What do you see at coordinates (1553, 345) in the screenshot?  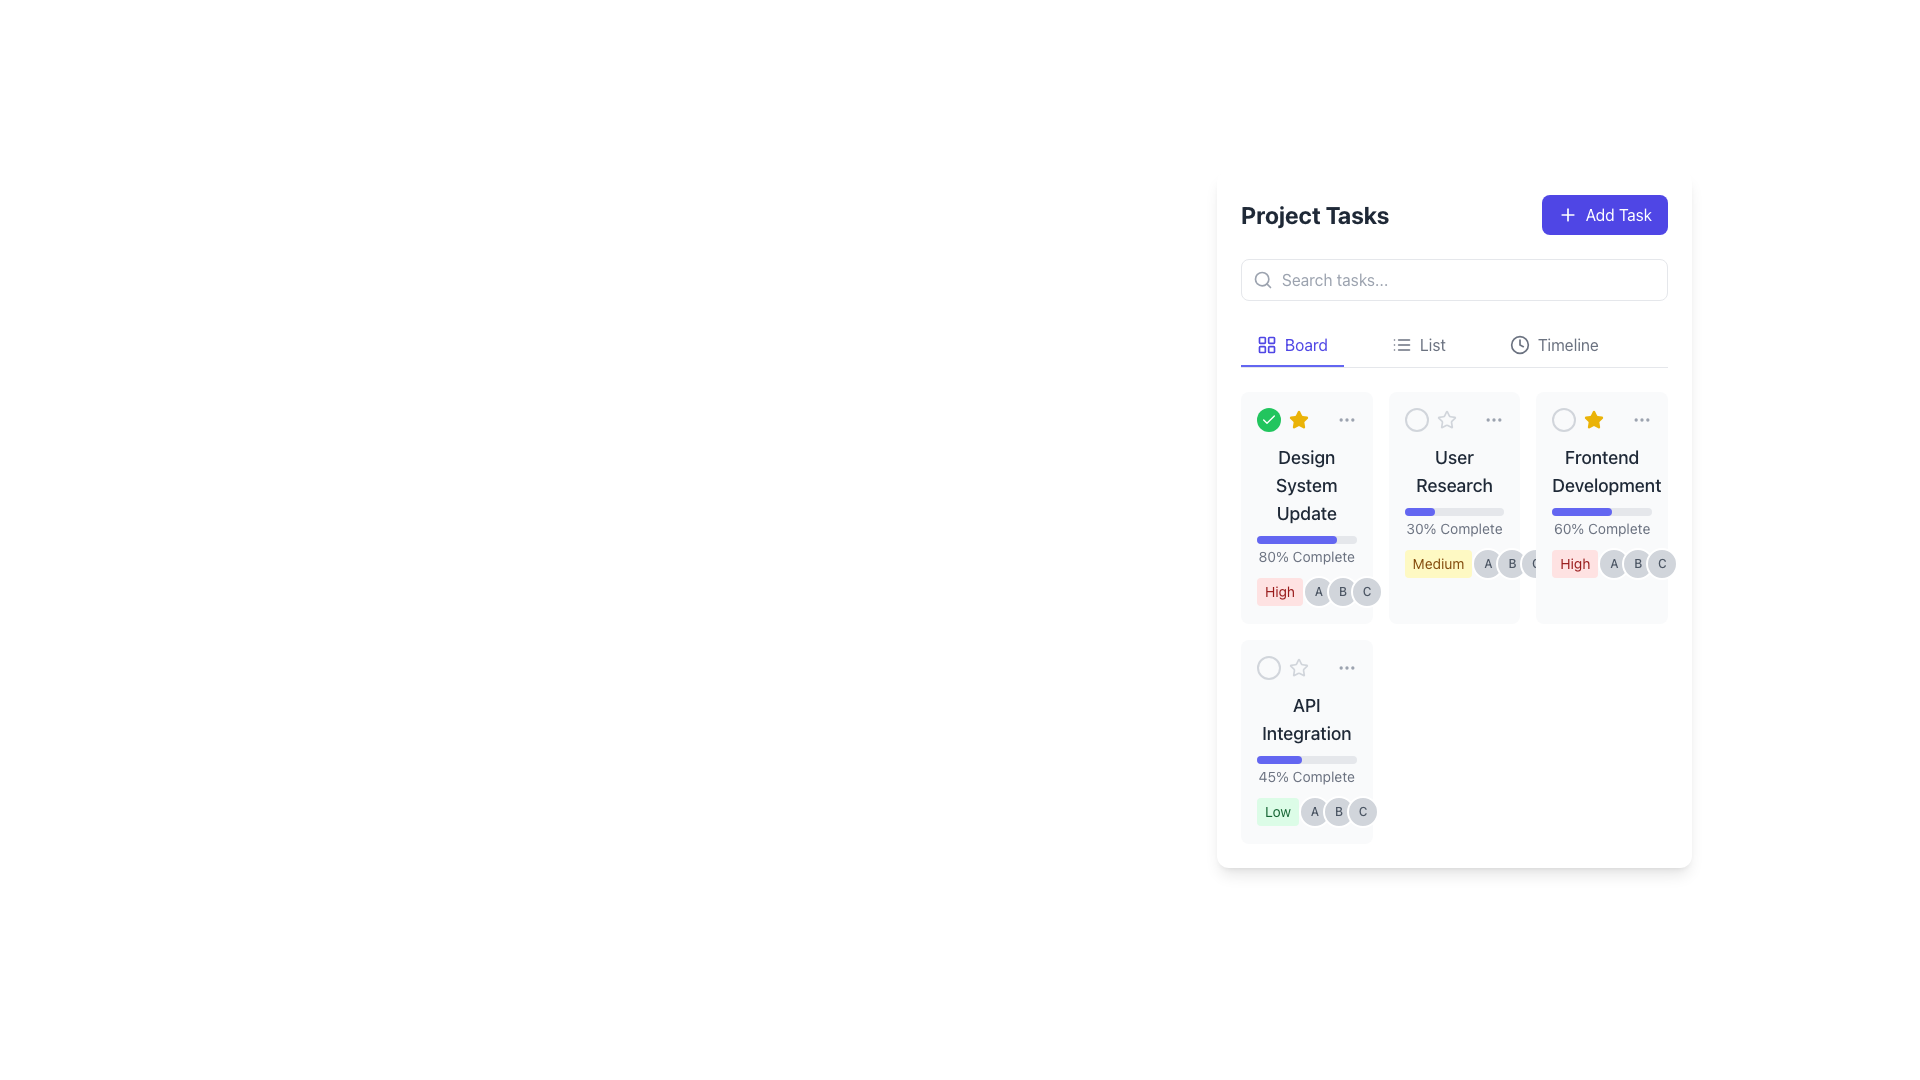 I see `the 'Timeline' navigation tab, which is the third tab in the horizontal navigation bar located near the top of the 'Project Tasks' section` at bounding box center [1553, 345].